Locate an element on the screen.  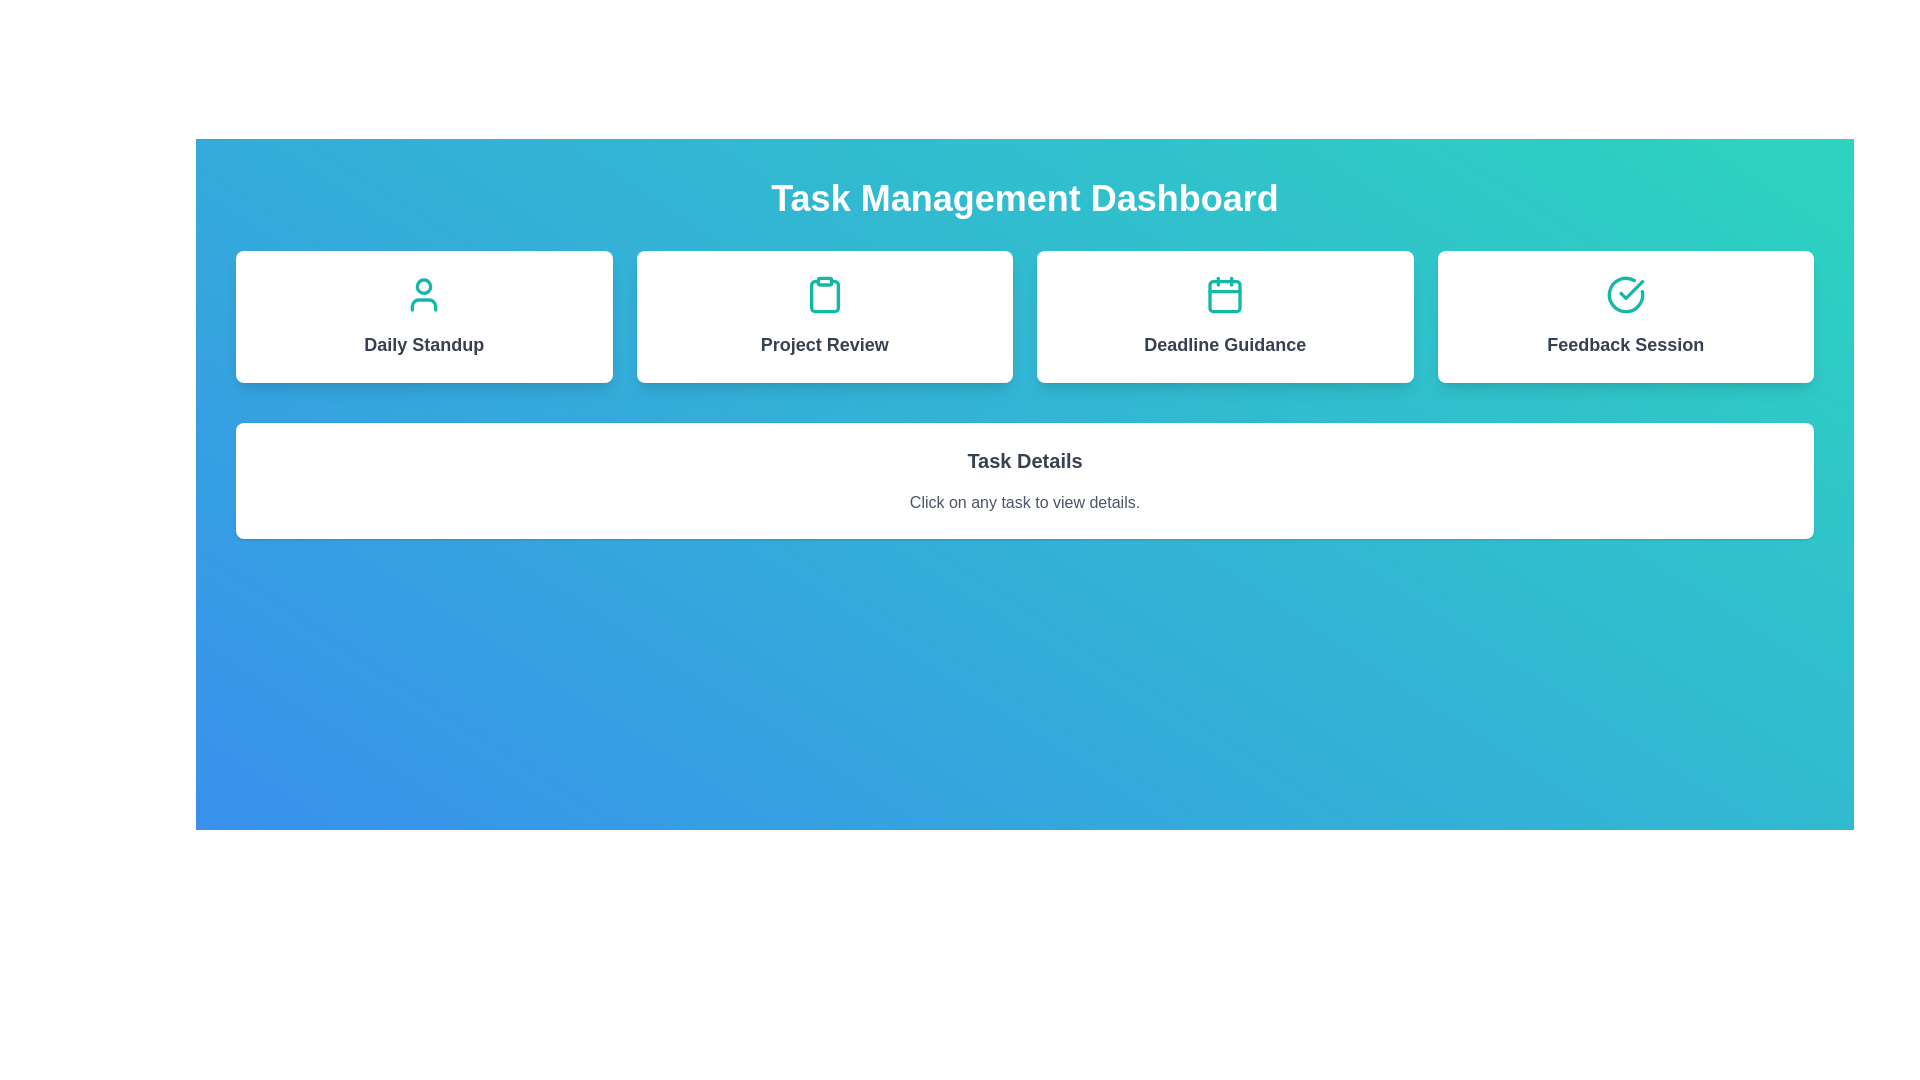
the 'Deadline Guidance' button, which is the third card in a row of four within the task management interface is located at coordinates (1224, 315).